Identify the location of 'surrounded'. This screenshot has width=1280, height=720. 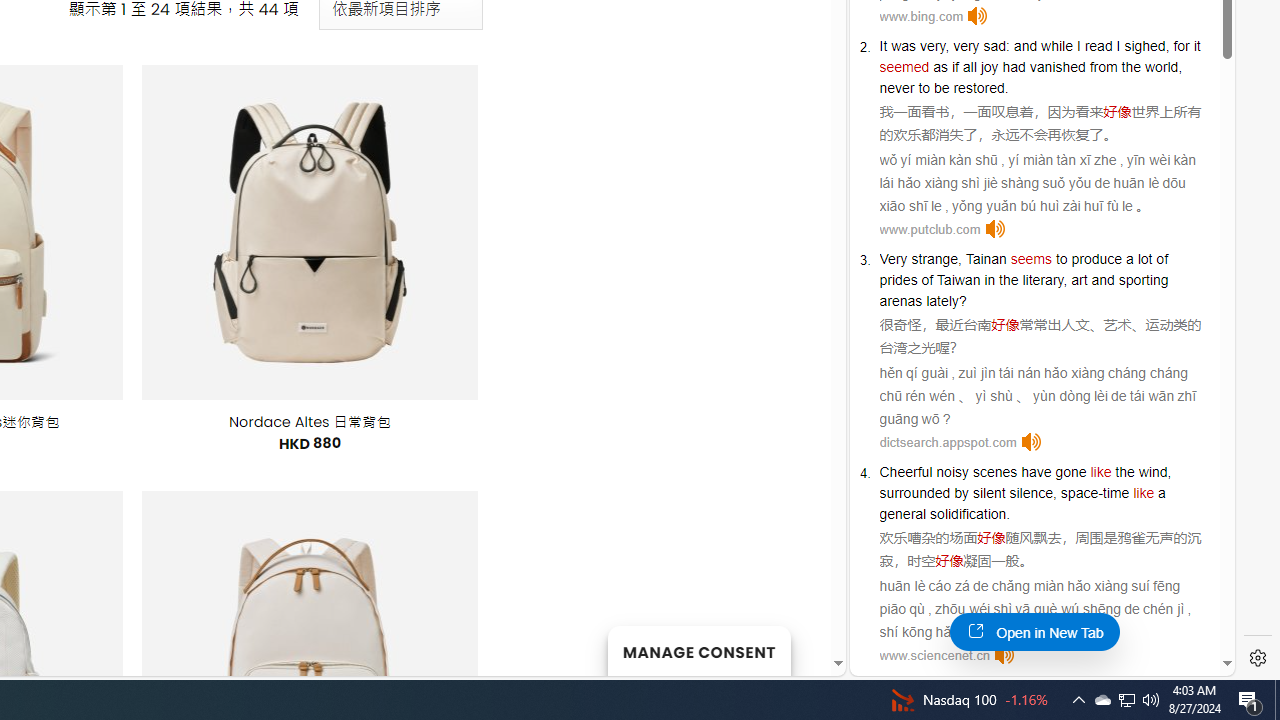
(914, 493).